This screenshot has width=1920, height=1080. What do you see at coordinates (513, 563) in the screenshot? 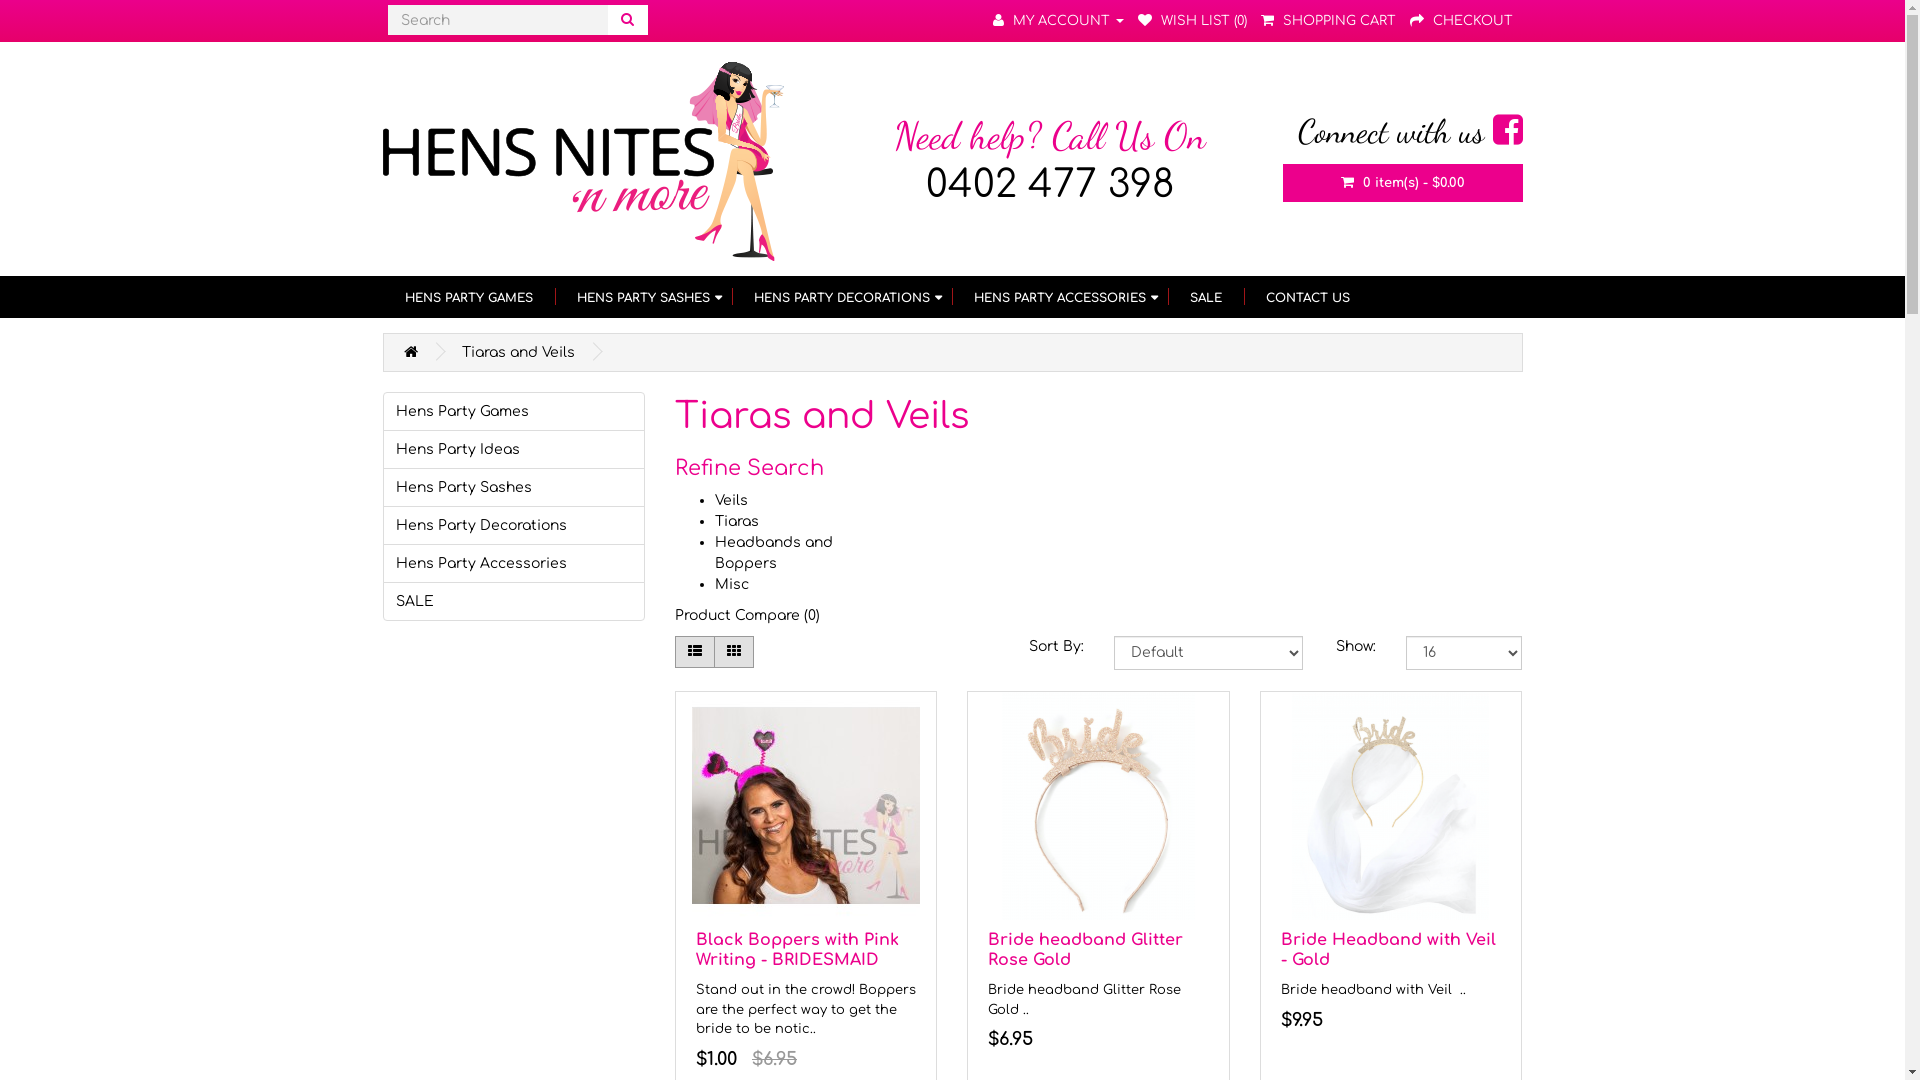
I see `'Hens Party Accessories'` at bounding box center [513, 563].